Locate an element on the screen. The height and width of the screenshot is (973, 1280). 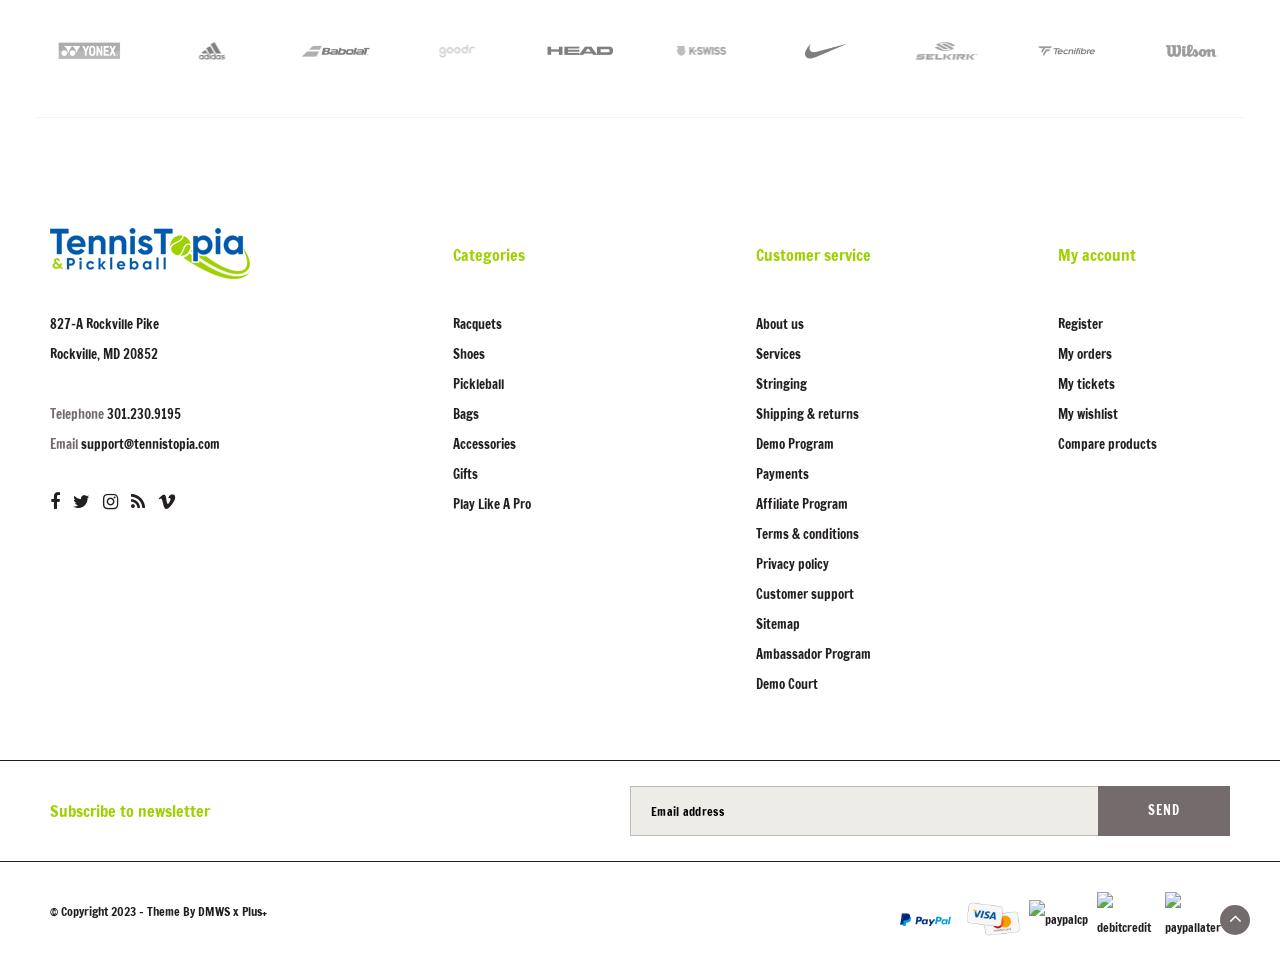
'x' is located at coordinates (236, 910).